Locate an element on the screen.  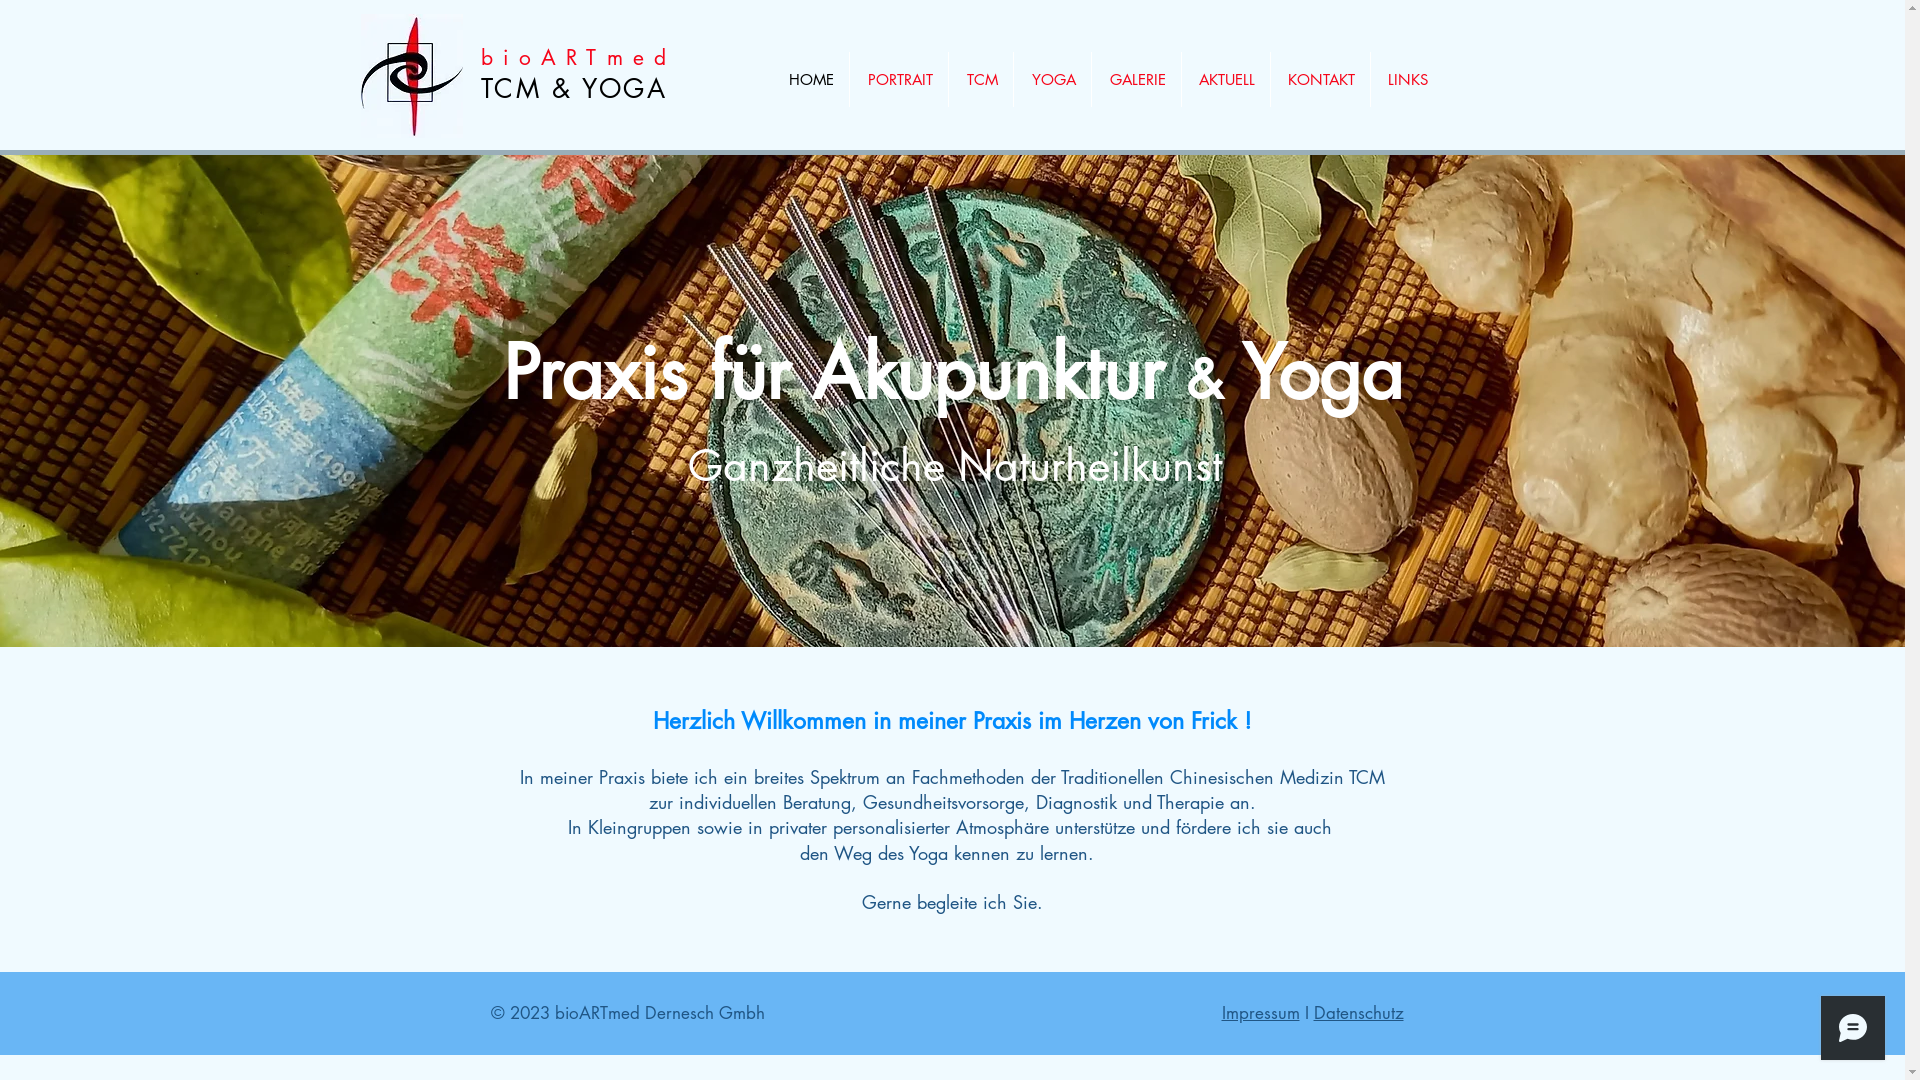
'AKTUELL' is located at coordinates (1224, 78).